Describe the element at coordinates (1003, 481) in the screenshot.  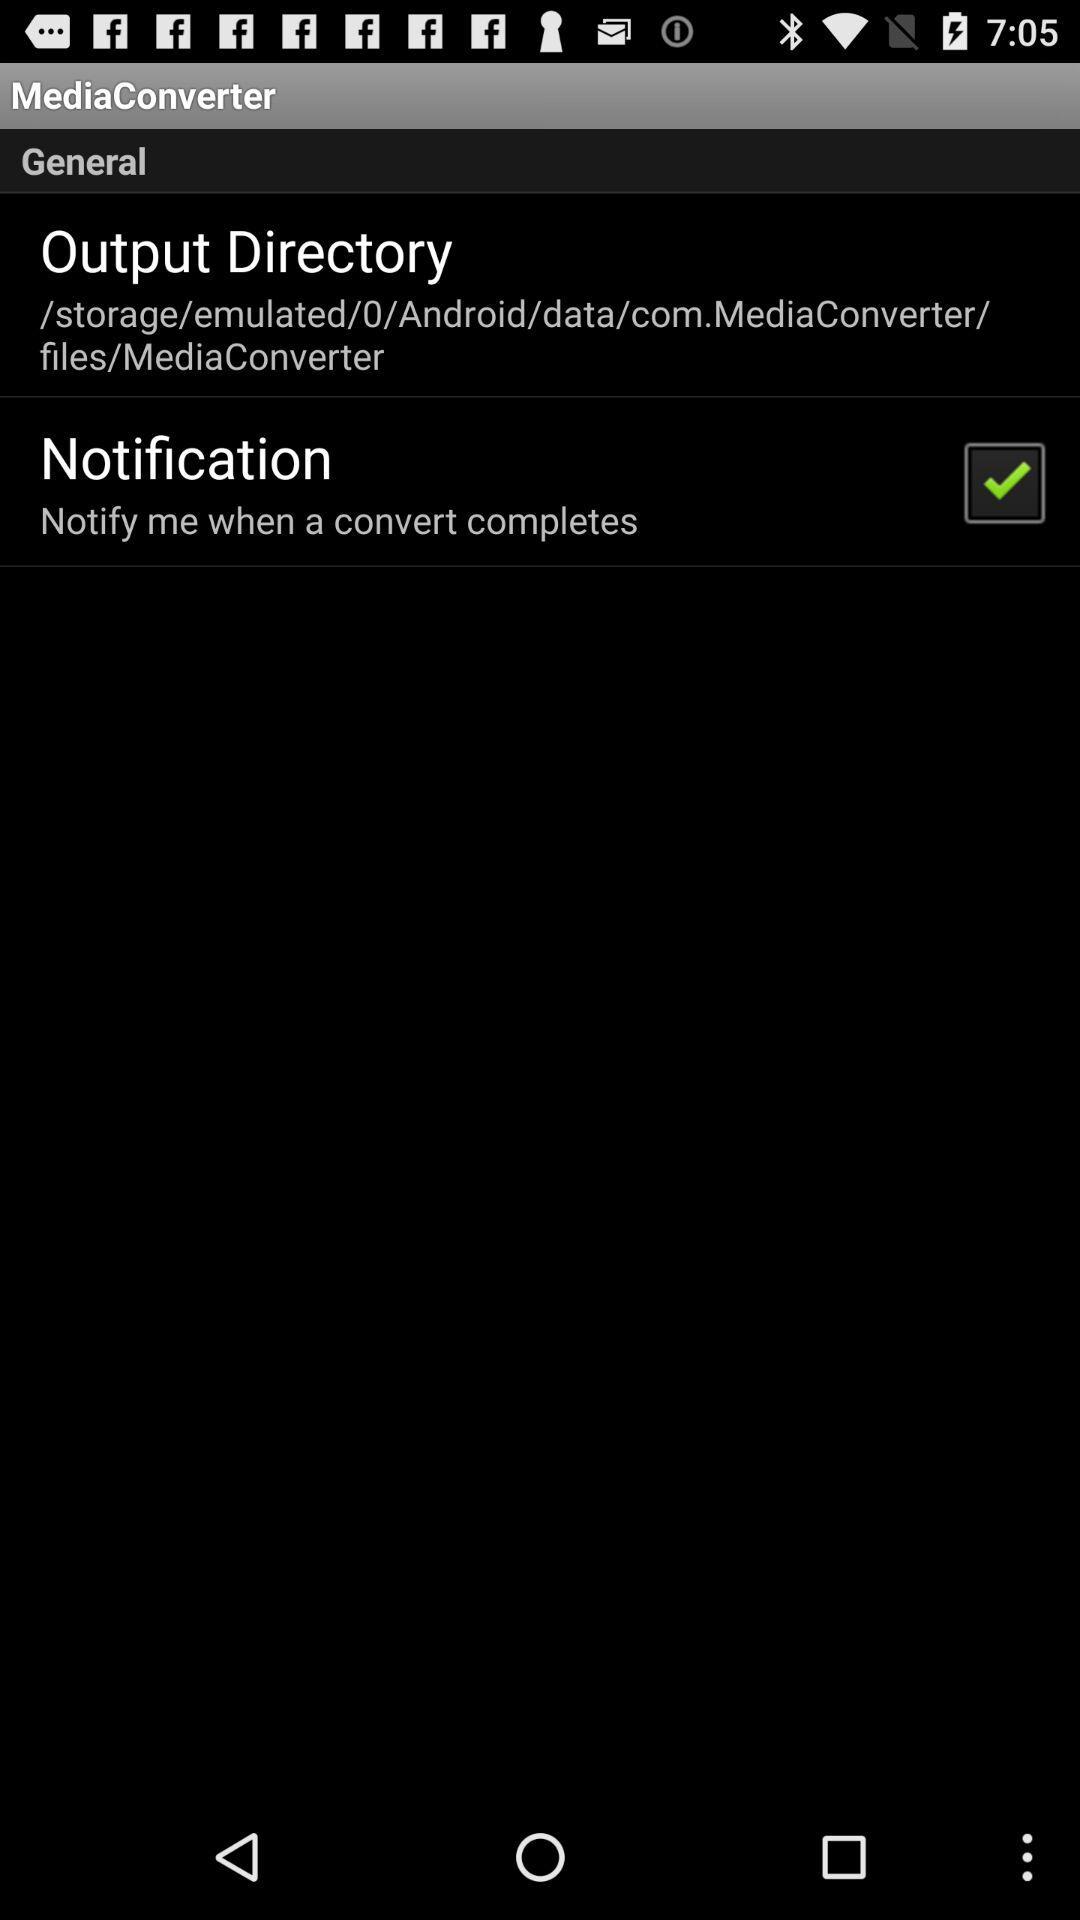
I see `item next to the notify me when icon` at that location.